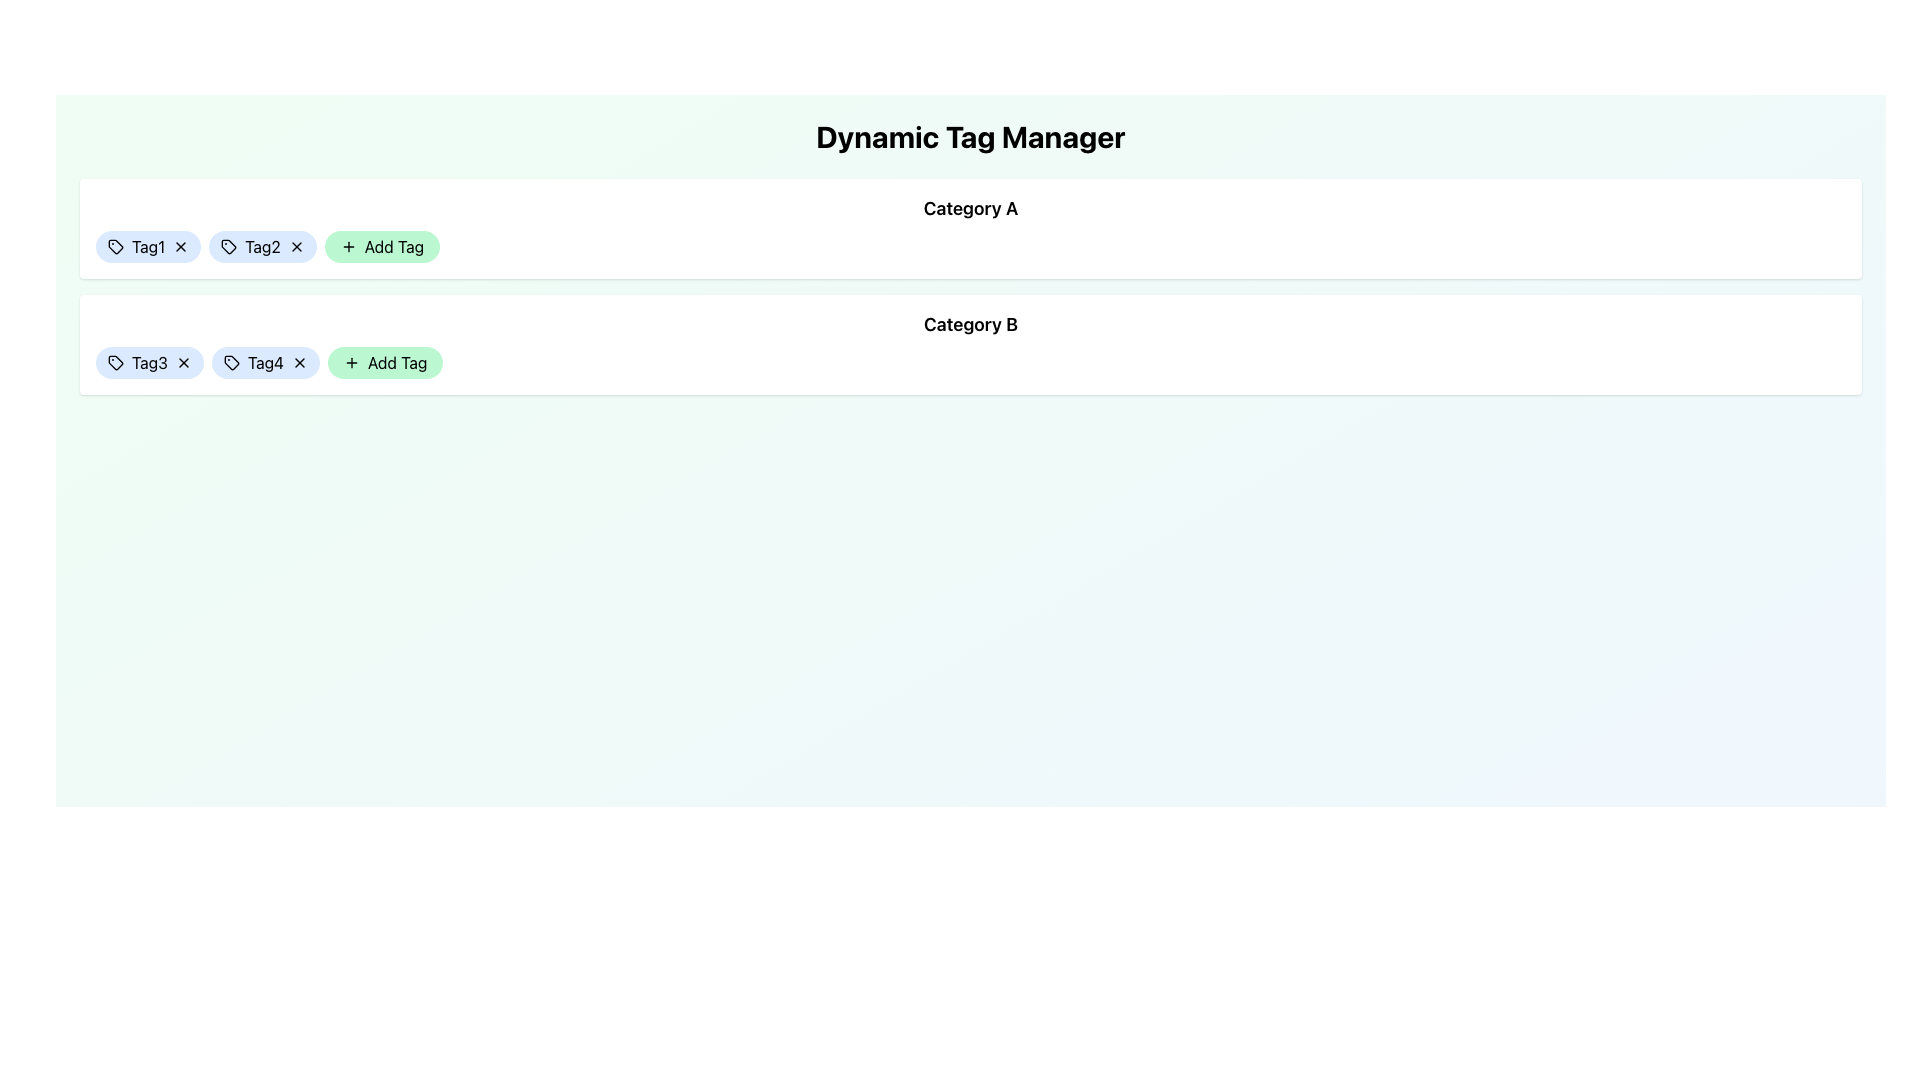  Describe the element at coordinates (295, 245) in the screenshot. I see `the 'x' icon button within 'Tag2' in 'Category A' to change its color to red` at that location.